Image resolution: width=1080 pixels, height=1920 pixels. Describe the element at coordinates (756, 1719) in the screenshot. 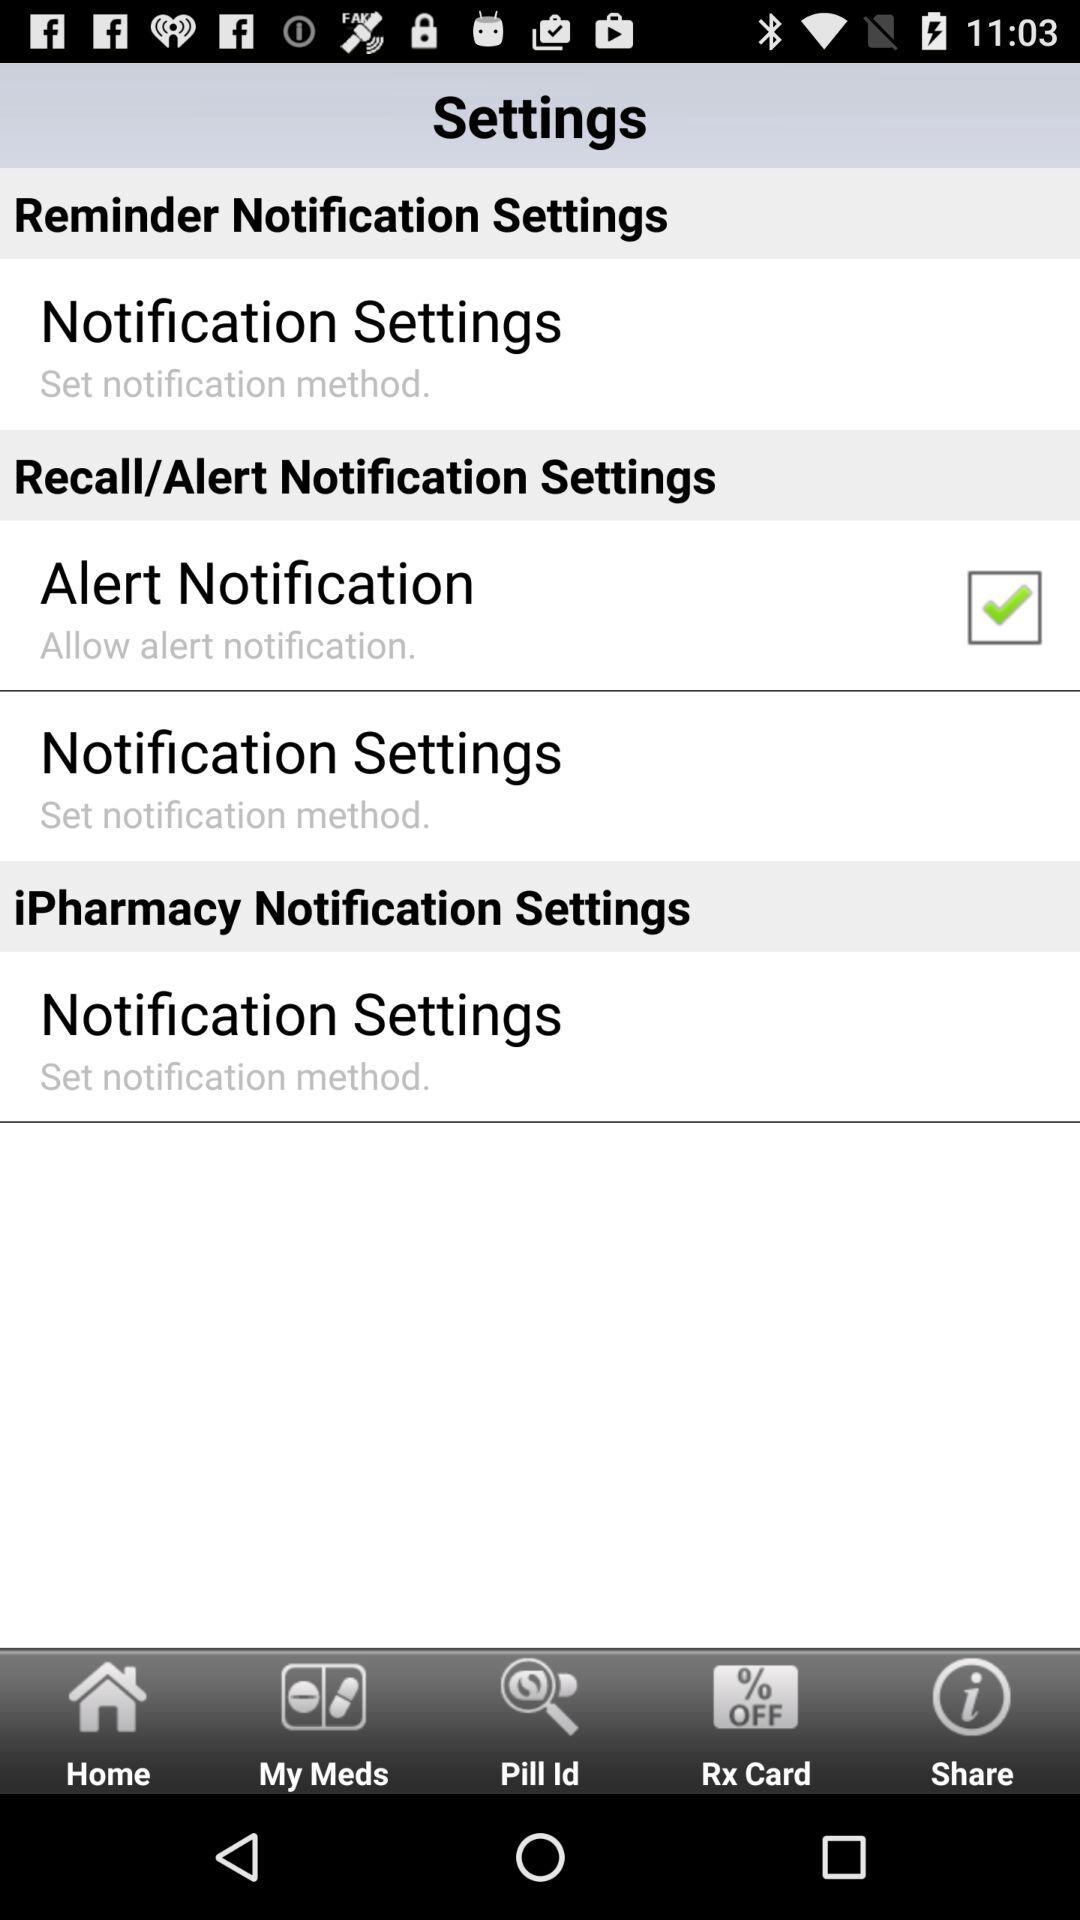

I see `the radio button to the left of share item` at that location.